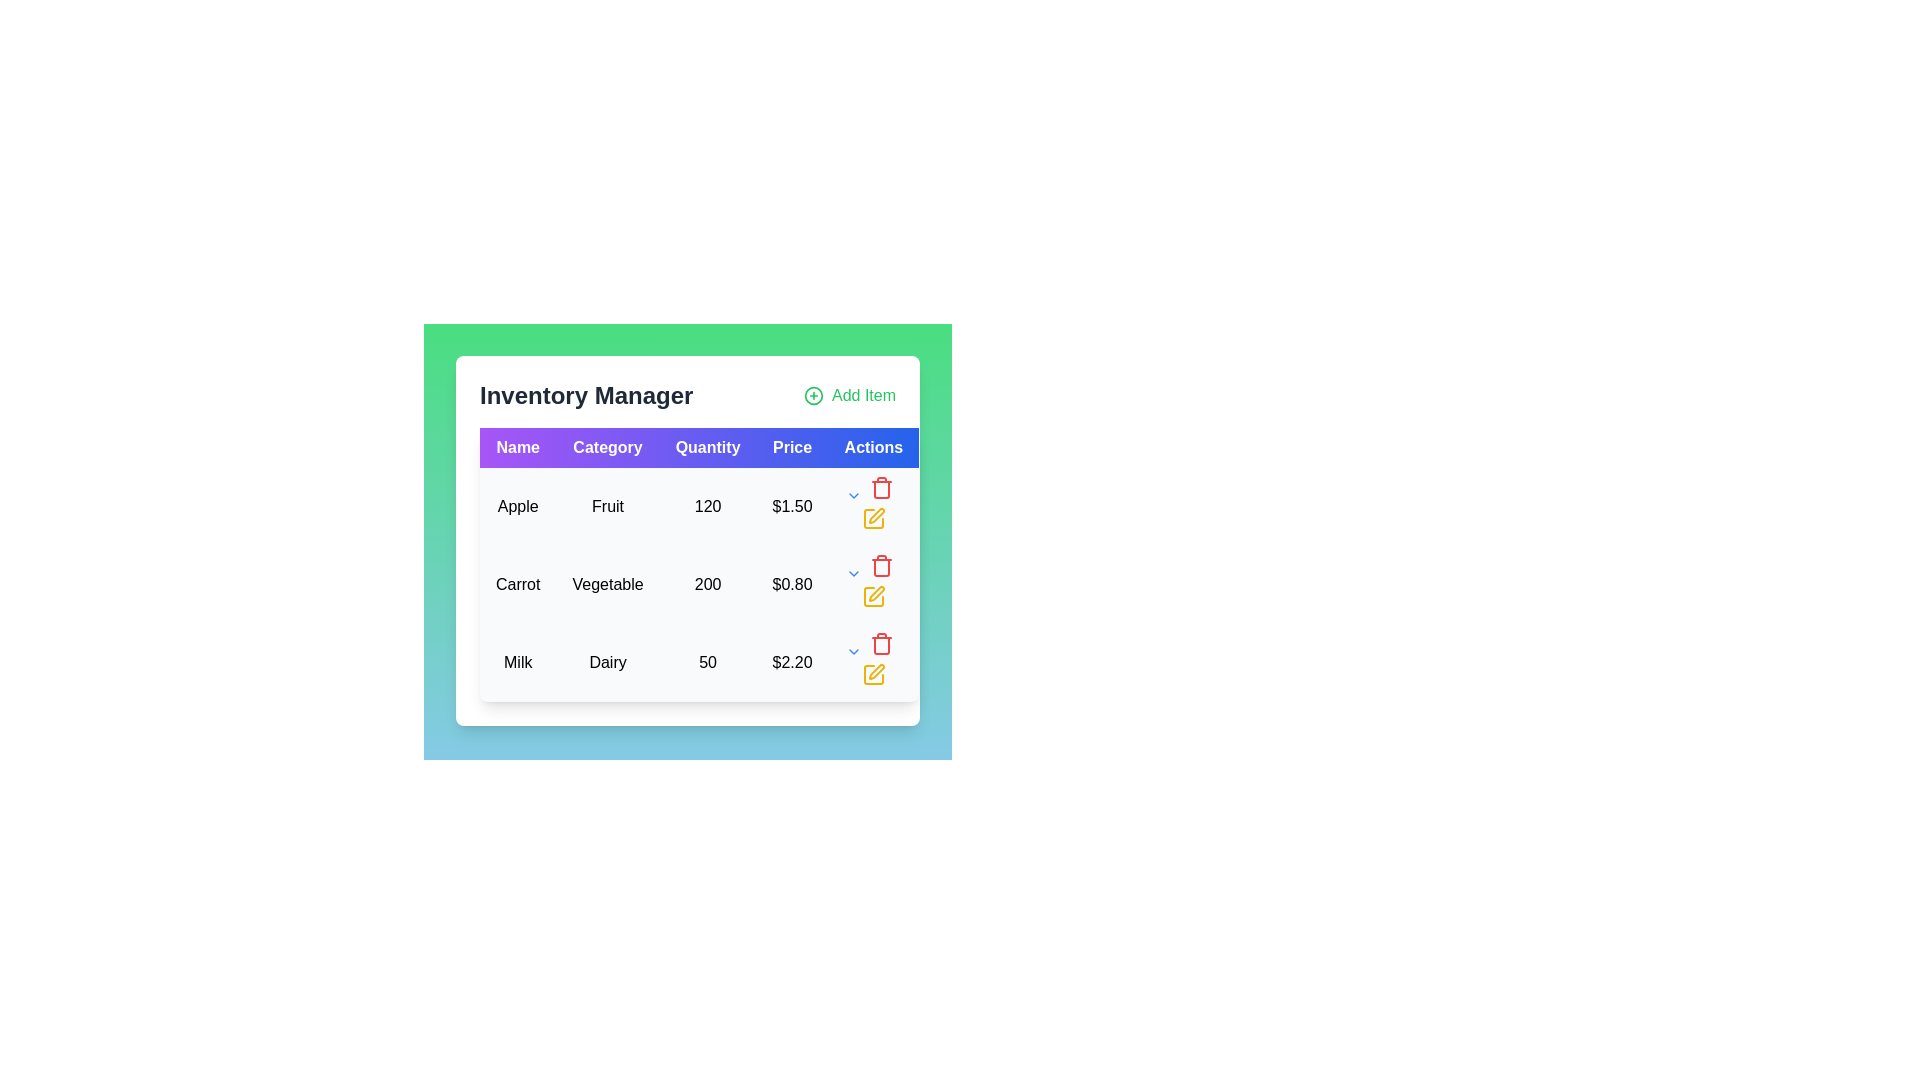 The width and height of the screenshot is (1920, 1080). What do you see at coordinates (699, 585) in the screenshot?
I see `the second table row that displays an inventory record, located between the rows for 'Apple' and 'Milk'` at bounding box center [699, 585].